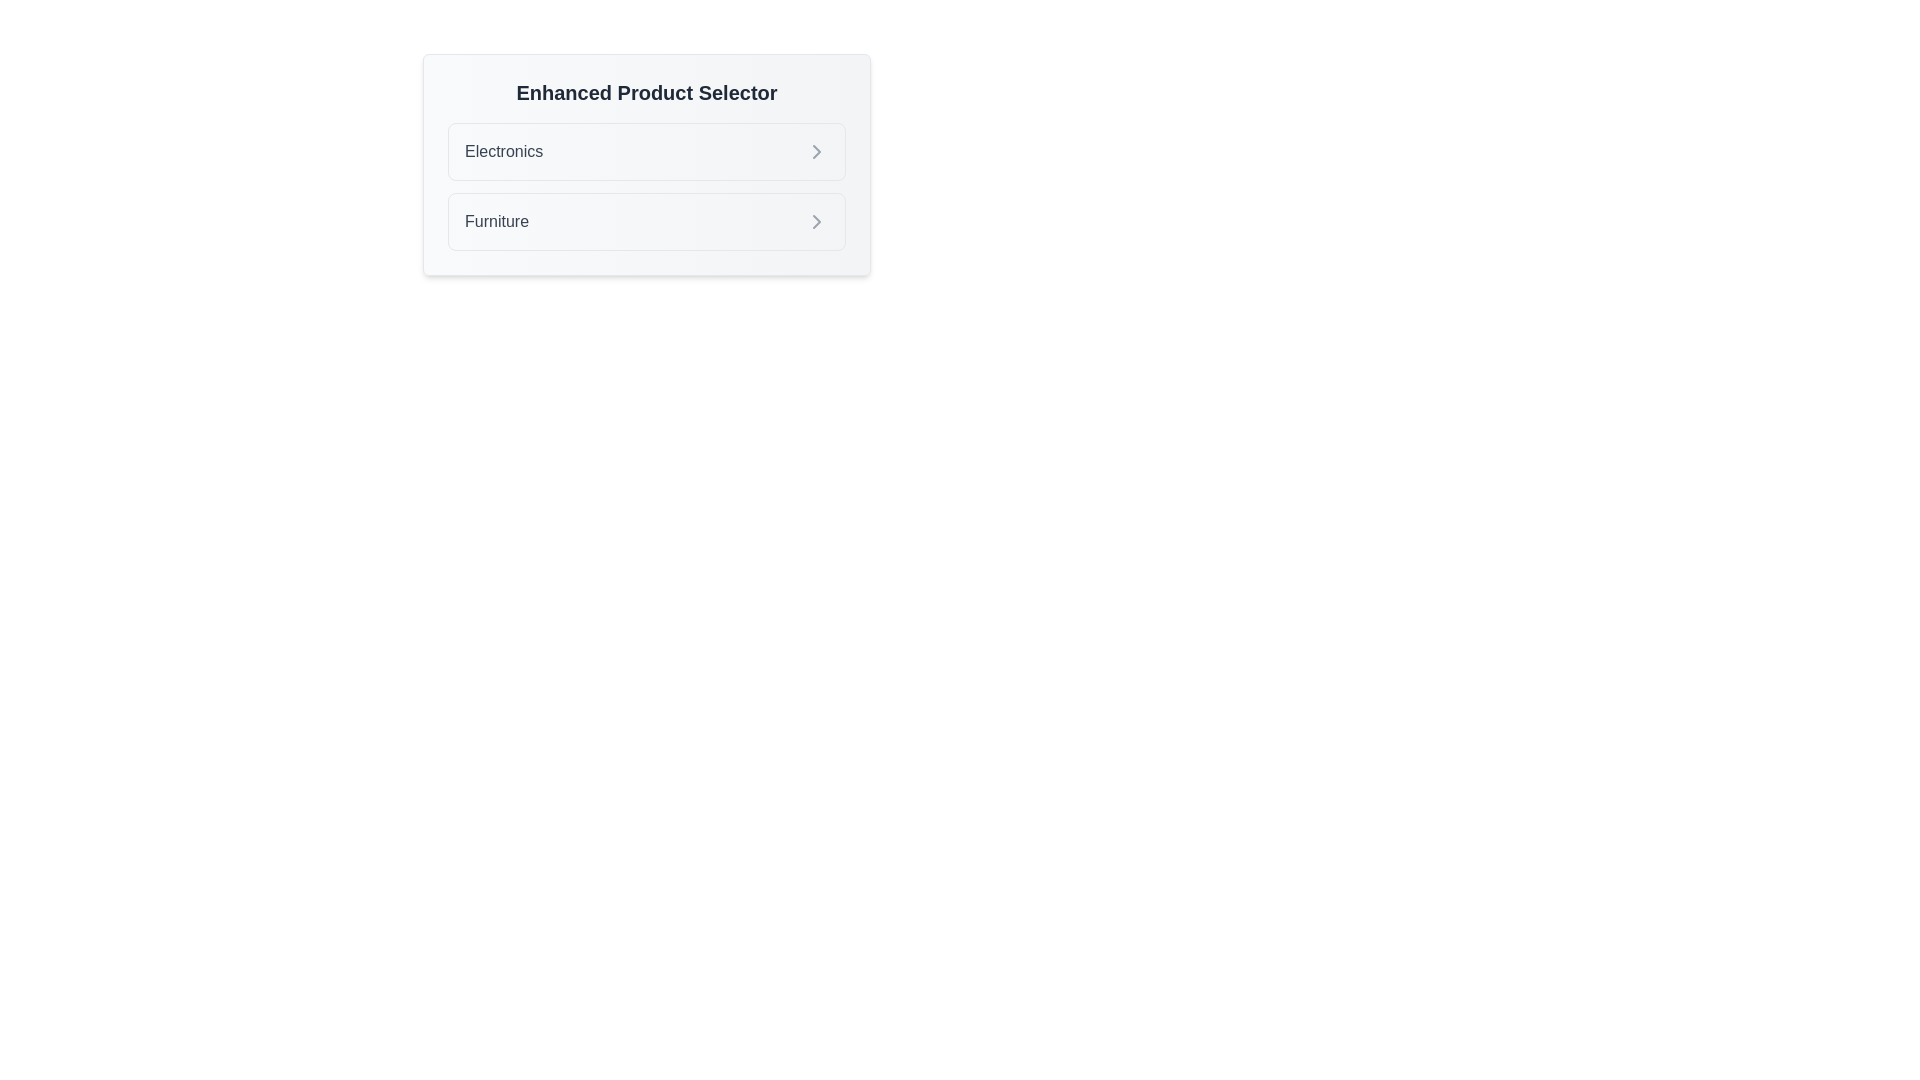 The image size is (1920, 1080). I want to click on the chevron icon located on the right side of the row containing the 'Furniture' label, so click(816, 222).